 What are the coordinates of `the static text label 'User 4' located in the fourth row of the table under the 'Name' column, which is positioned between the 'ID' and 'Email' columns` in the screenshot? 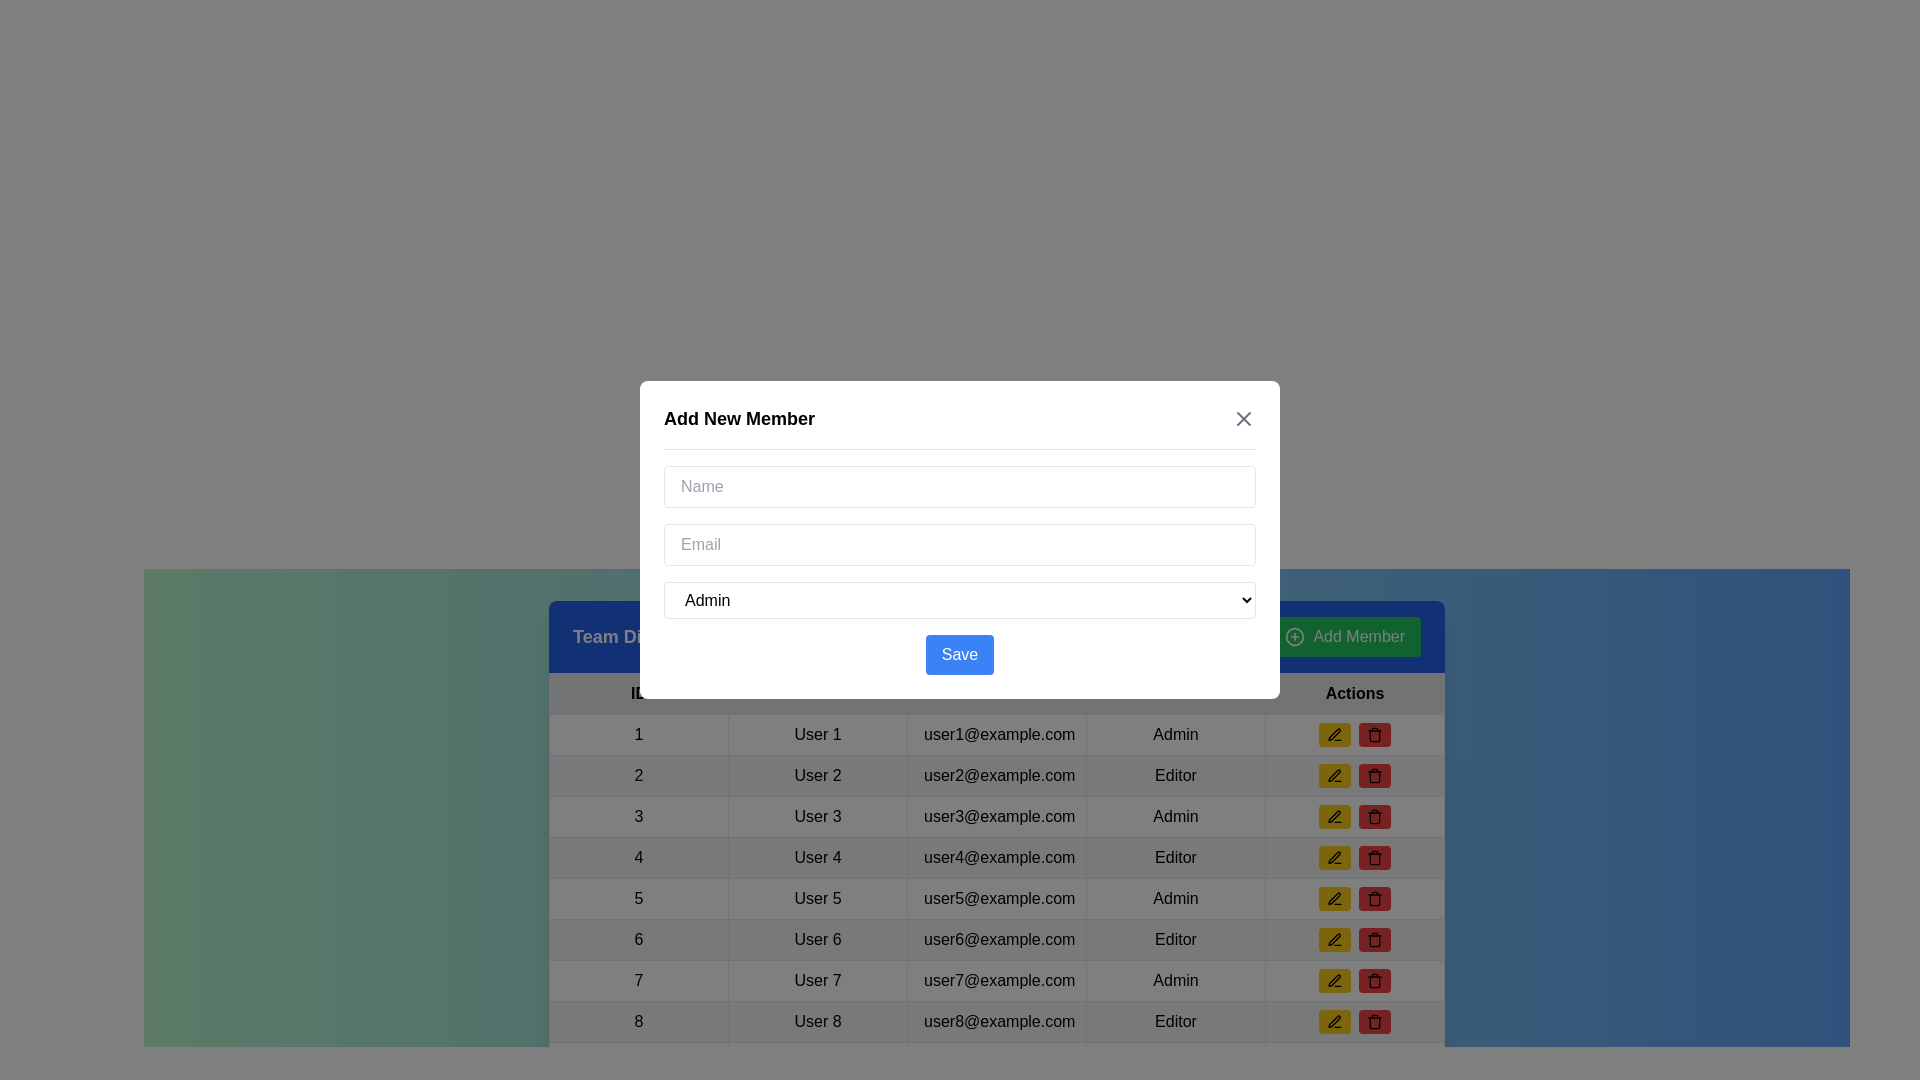 It's located at (817, 856).